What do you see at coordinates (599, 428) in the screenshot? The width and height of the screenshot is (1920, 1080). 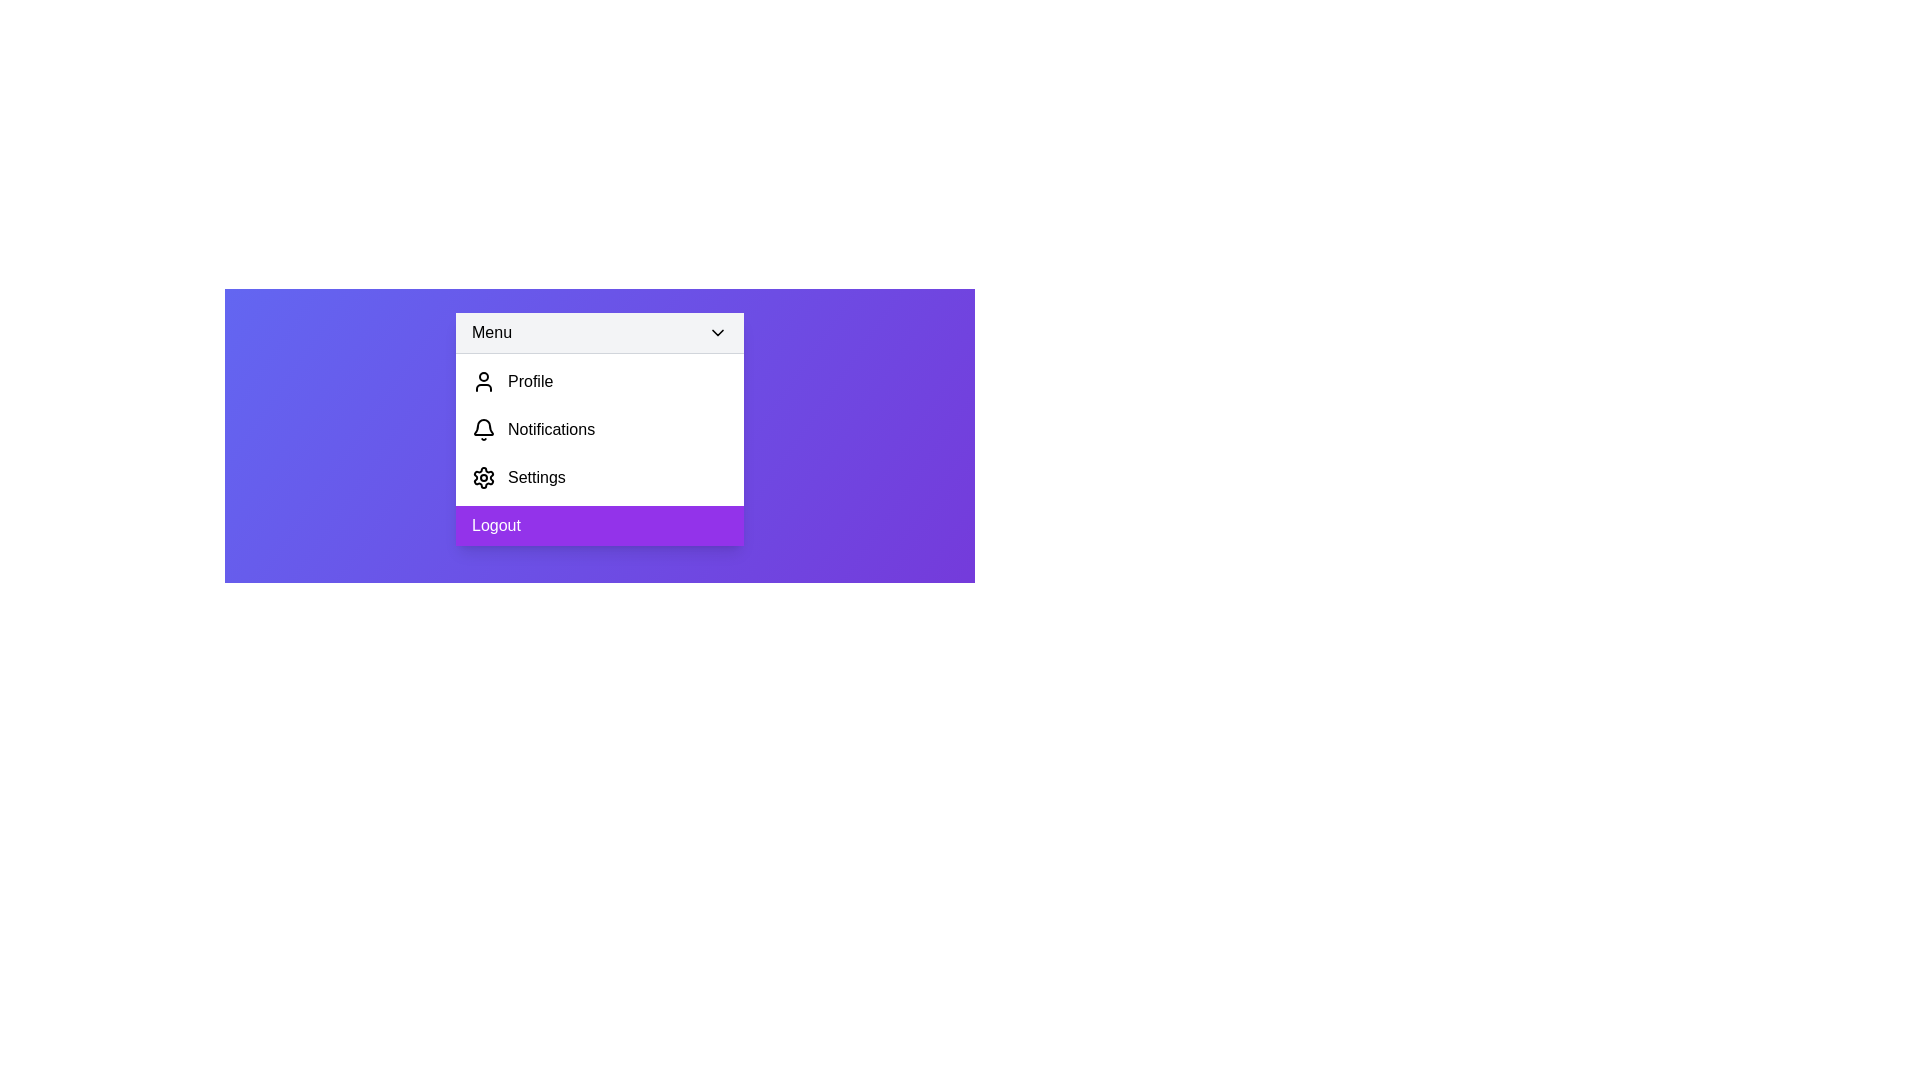 I see `the 'Notifications' option in the menu` at bounding box center [599, 428].